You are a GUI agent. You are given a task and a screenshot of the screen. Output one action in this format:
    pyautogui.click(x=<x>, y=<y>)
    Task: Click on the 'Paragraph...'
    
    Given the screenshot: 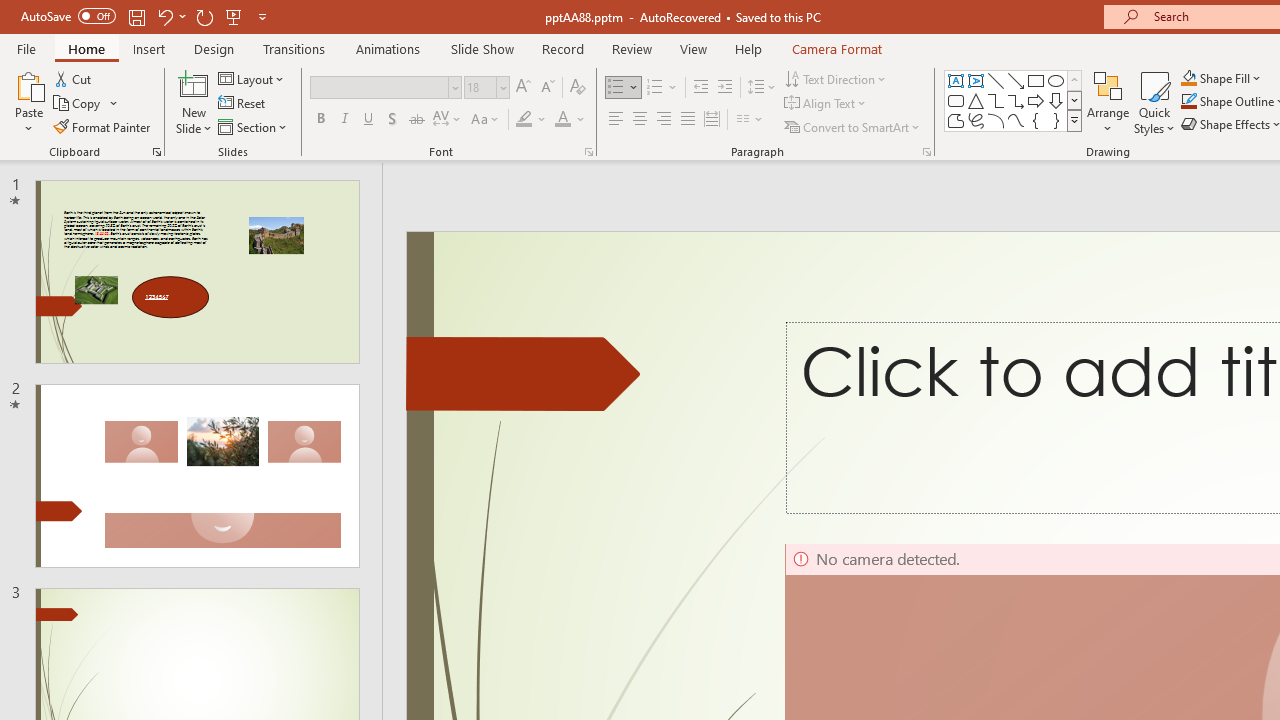 What is the action you would take?
    pyautogui.click(x=925, y=150)
    